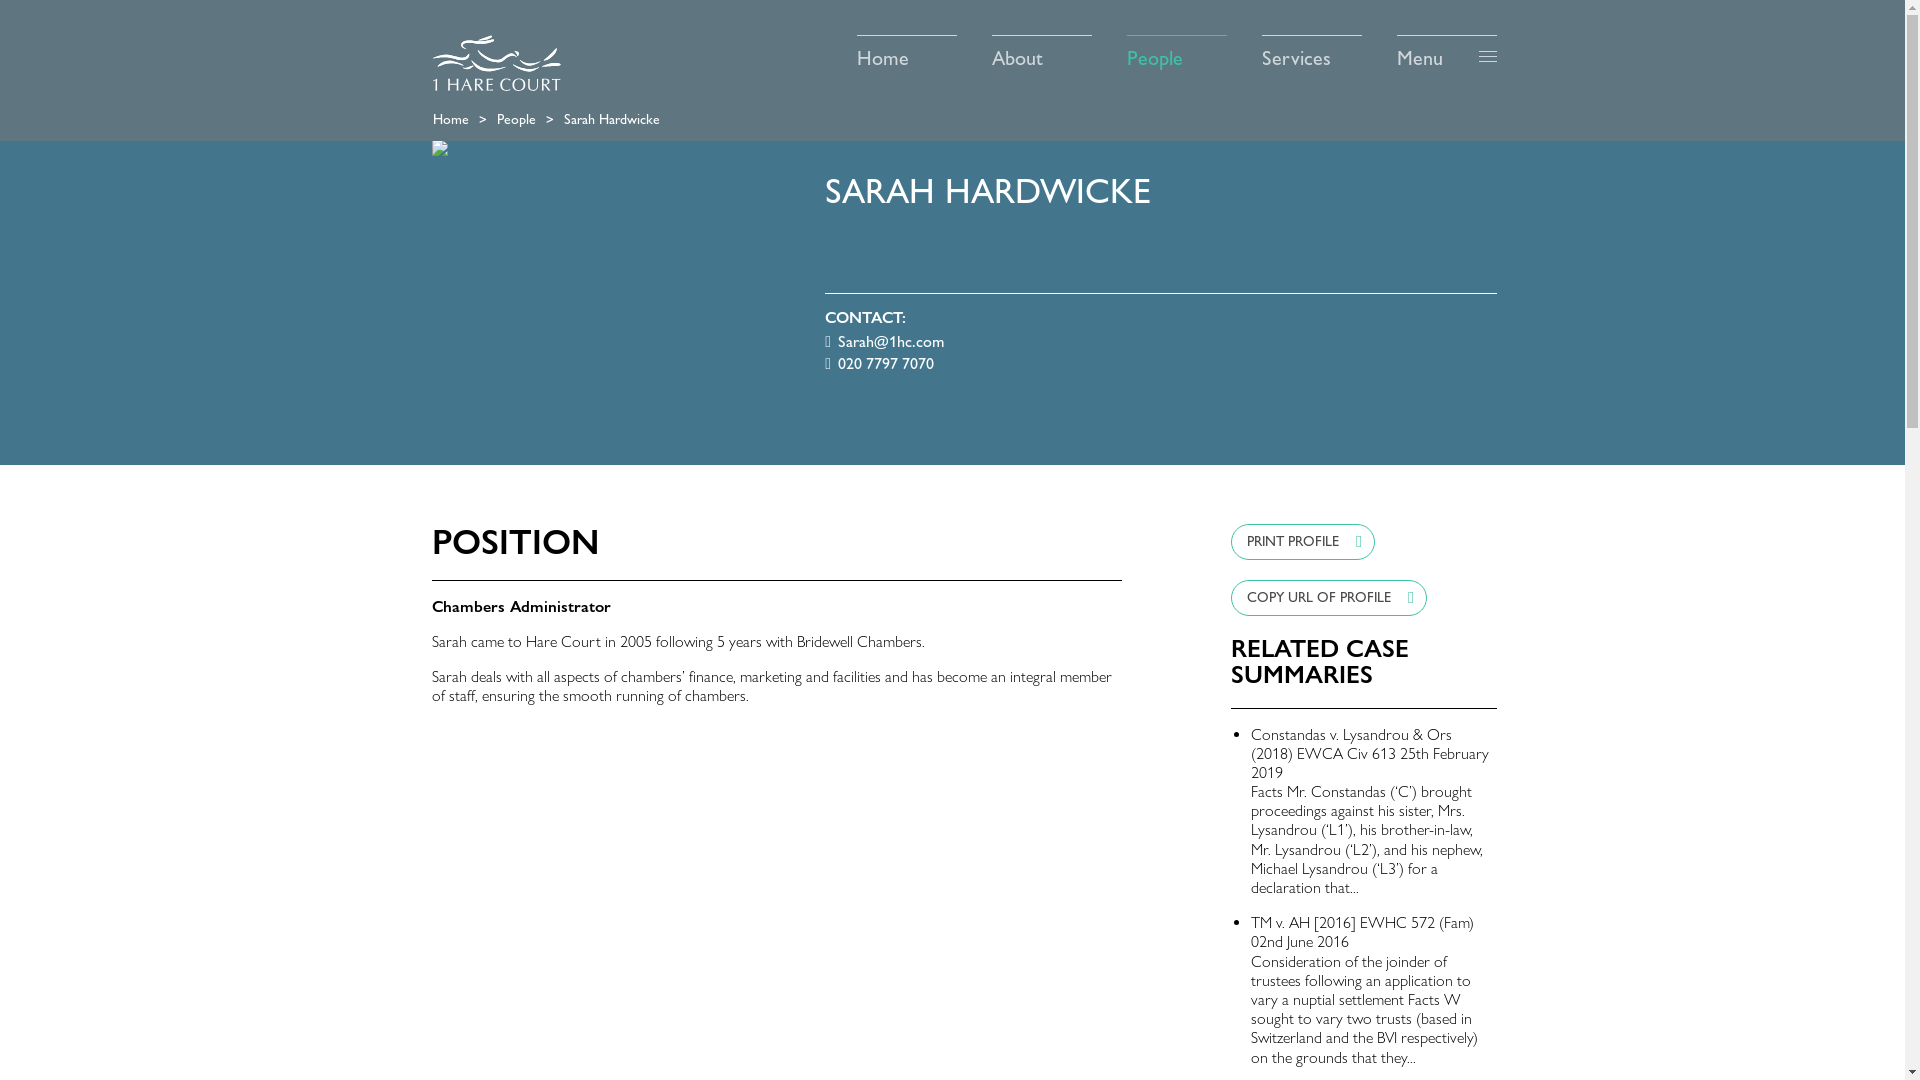 The width and height of the screenshot is (1920, 1080). What do you see at coordinates (563, 119) in the screenshot?
I see `'Sarah Hardwicke'` at bounding box center [563, 119].